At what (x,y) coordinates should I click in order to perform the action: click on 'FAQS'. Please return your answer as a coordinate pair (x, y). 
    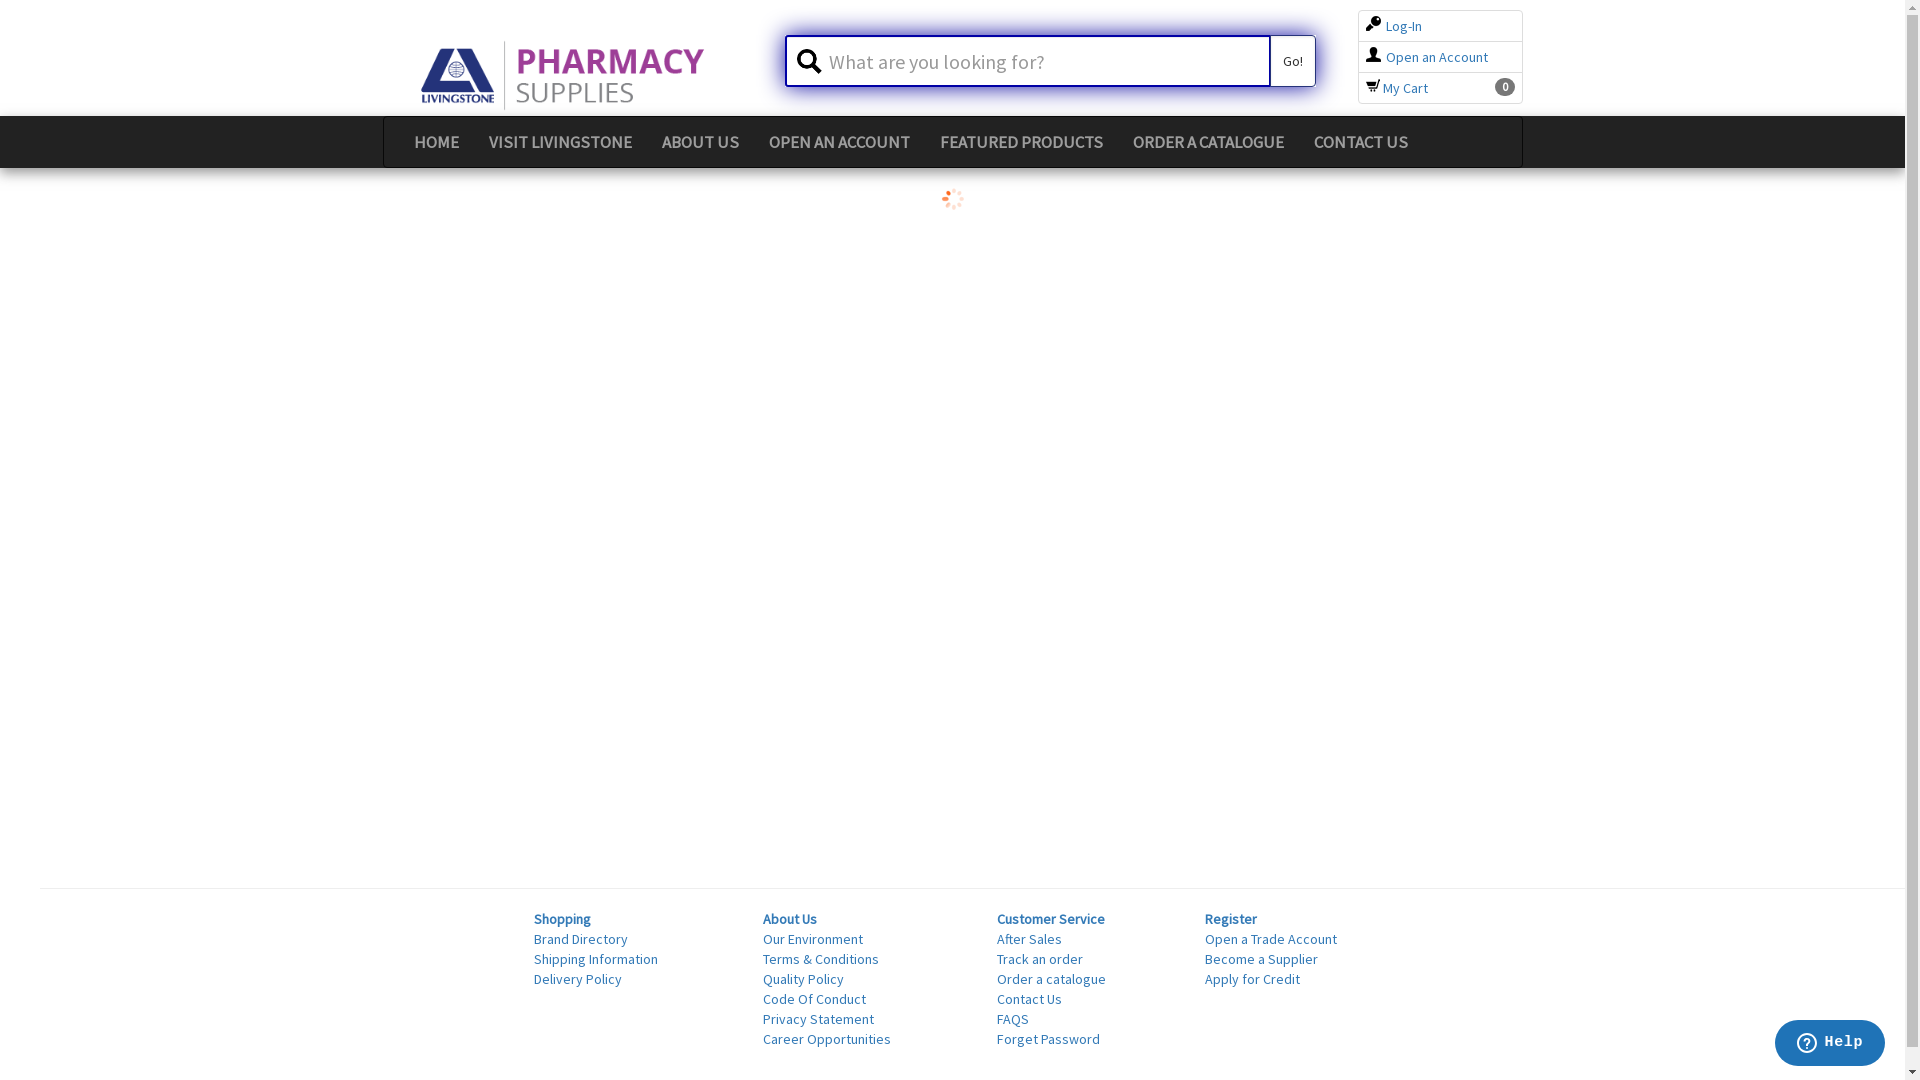
    Looking at the image, I should click on (1012, 1018).